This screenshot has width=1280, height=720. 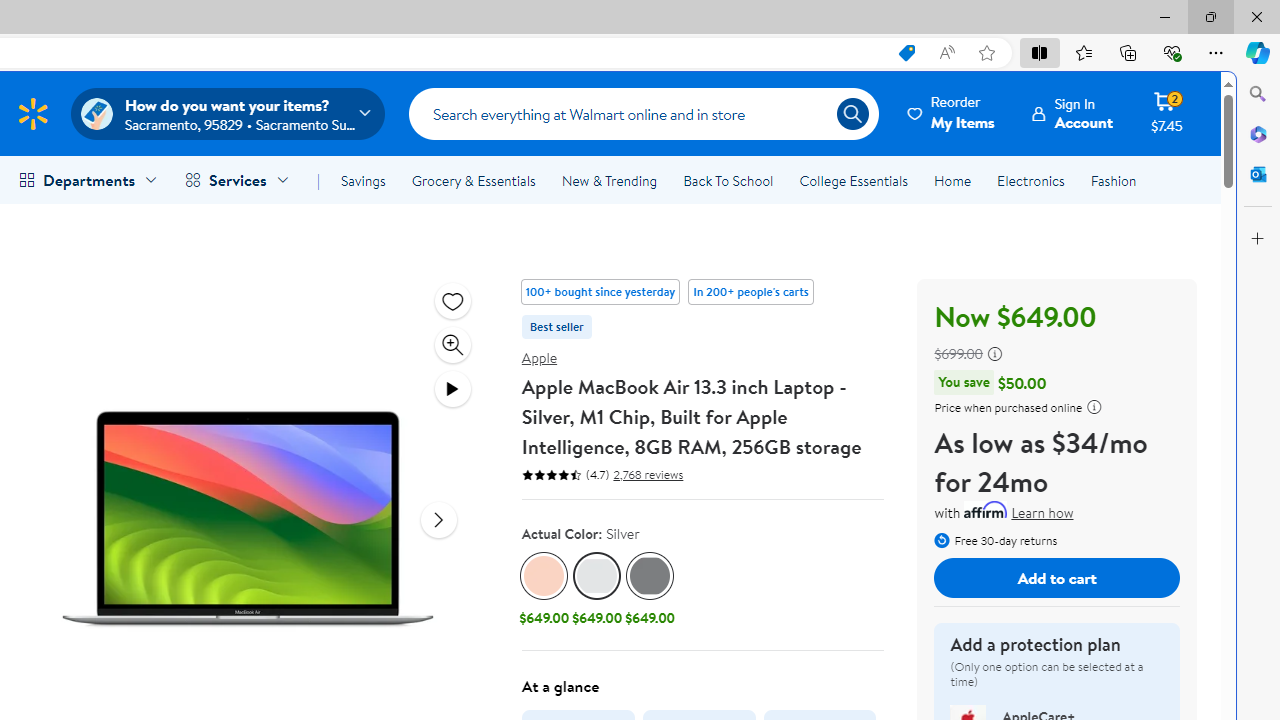 I want to click on '2,768 reviews', so click(x=646, y=474).